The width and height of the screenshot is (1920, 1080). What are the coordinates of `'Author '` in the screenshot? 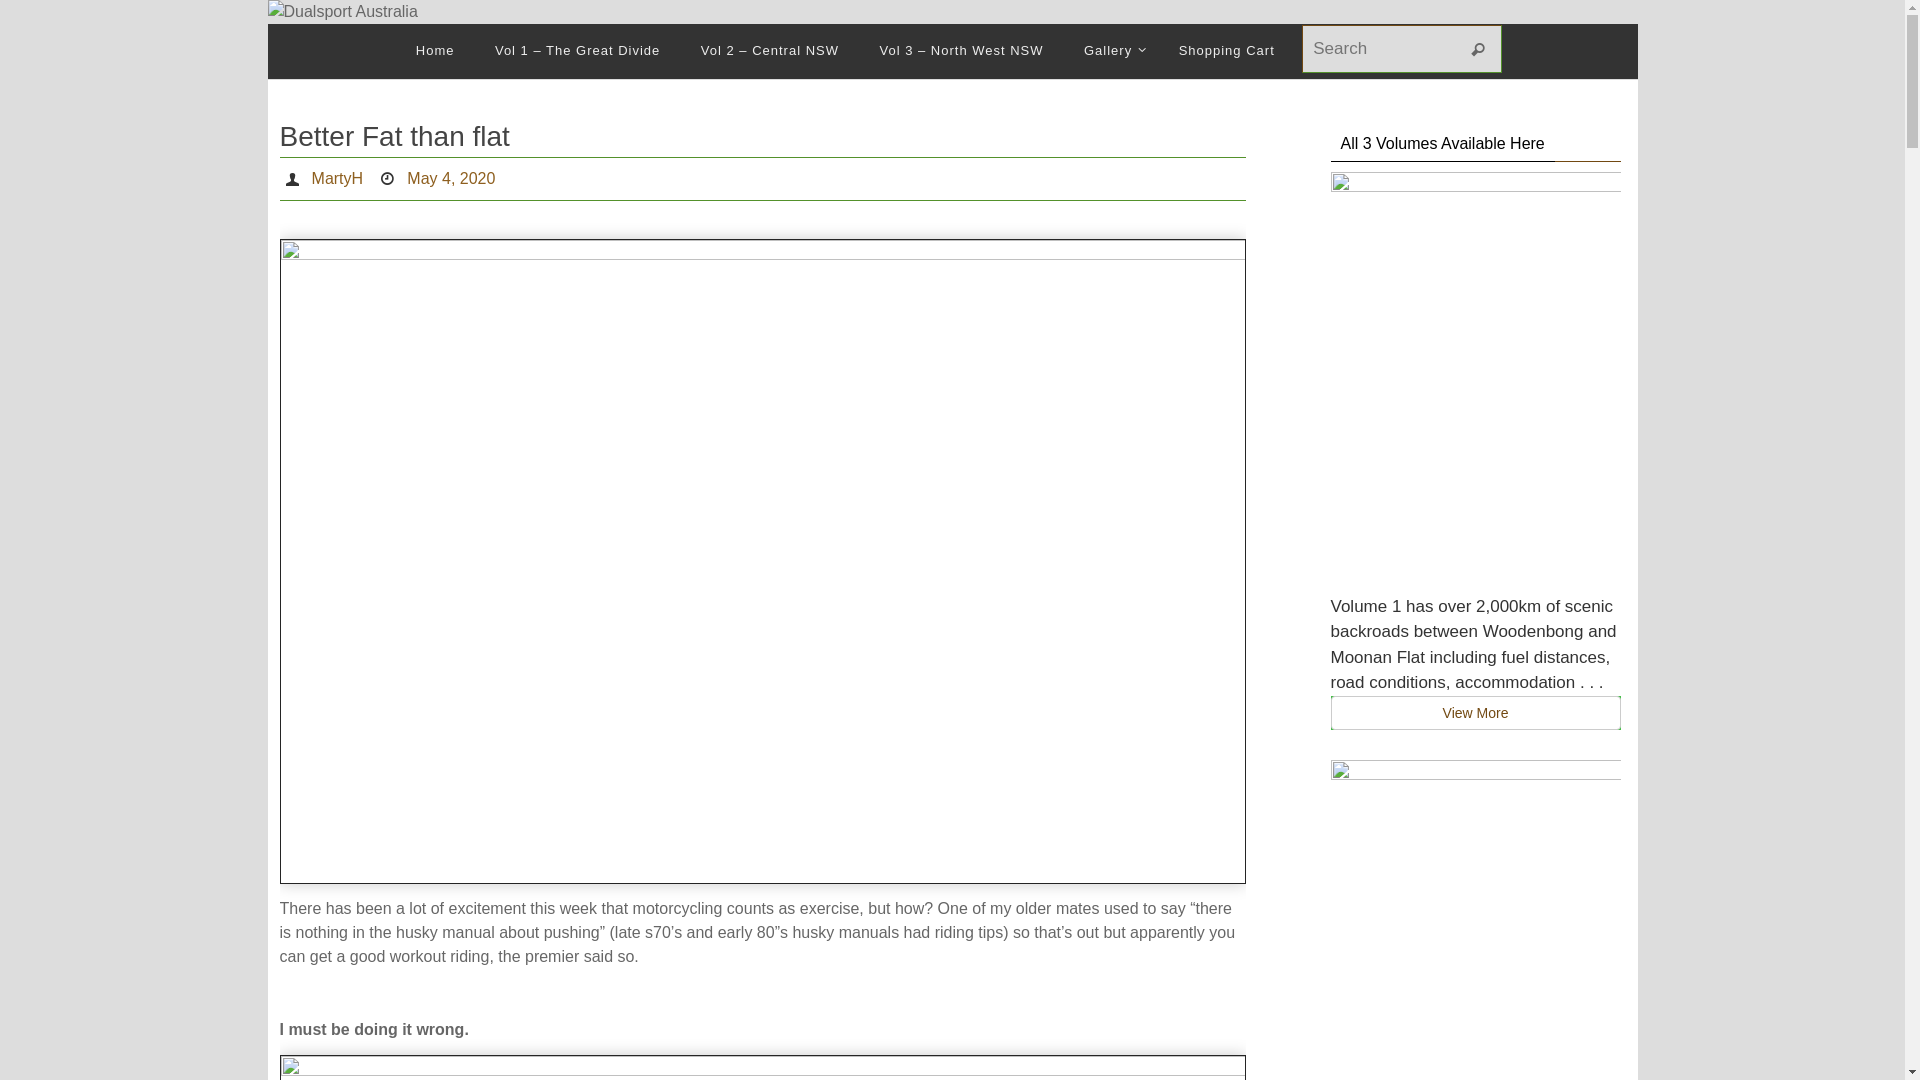 It's located at (282, 177).